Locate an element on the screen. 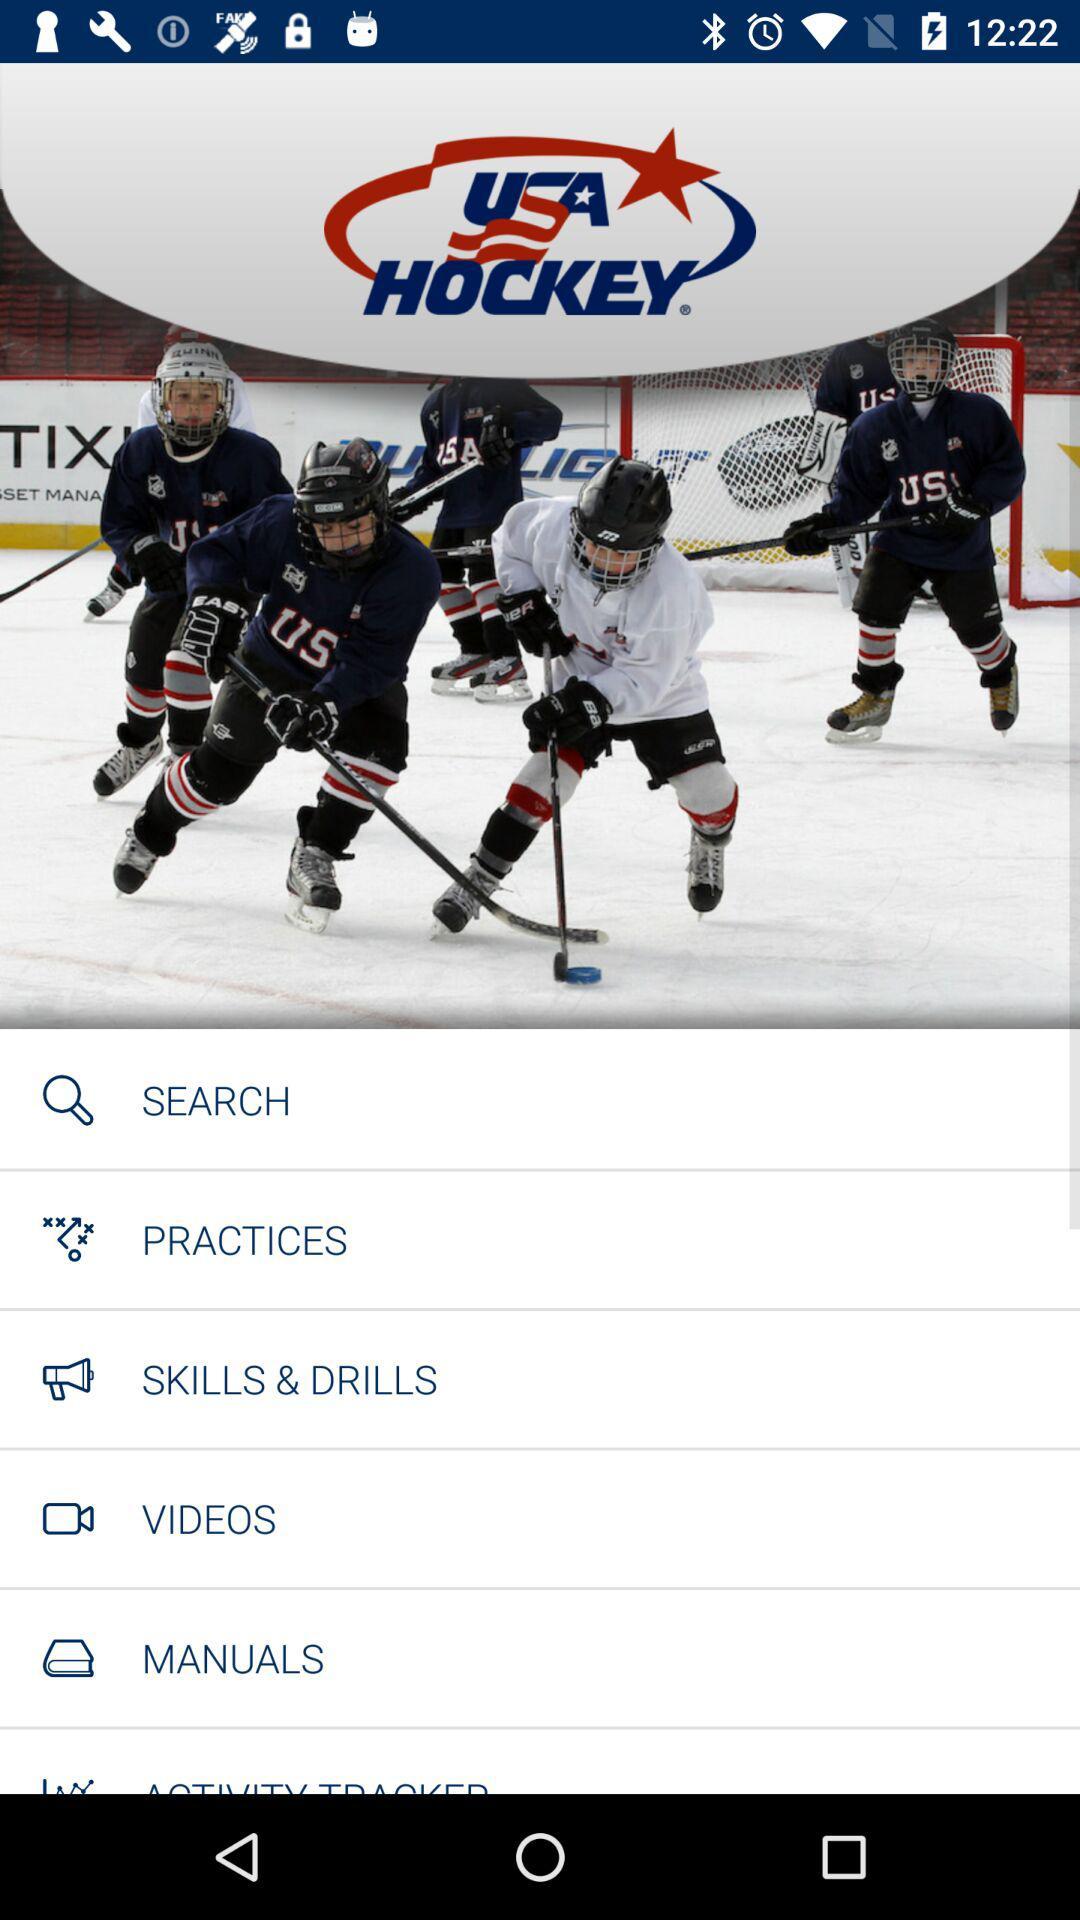 The width and height of the screenshot is (1080, 1920). the practices is located at coordinates (243, 1238).